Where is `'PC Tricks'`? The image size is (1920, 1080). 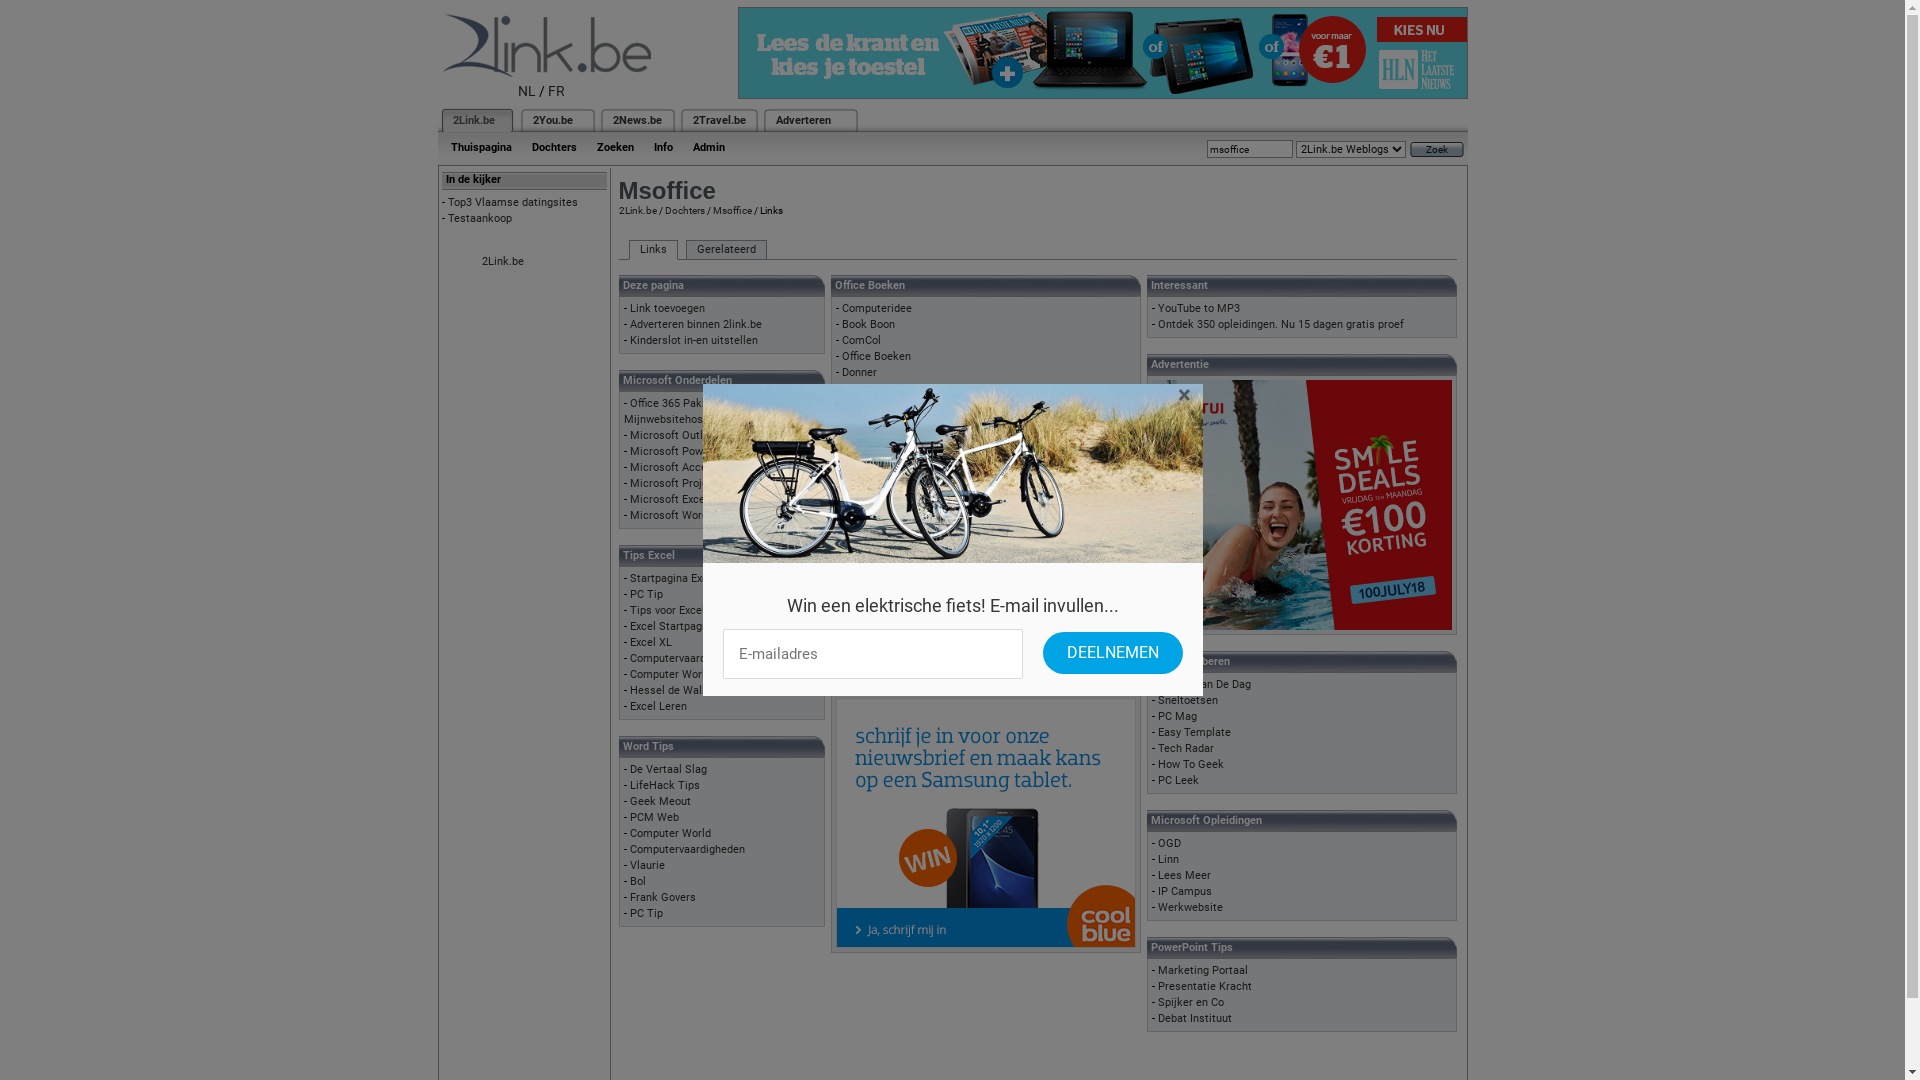
'PC Tricks' is located at coordinates (866, 498).